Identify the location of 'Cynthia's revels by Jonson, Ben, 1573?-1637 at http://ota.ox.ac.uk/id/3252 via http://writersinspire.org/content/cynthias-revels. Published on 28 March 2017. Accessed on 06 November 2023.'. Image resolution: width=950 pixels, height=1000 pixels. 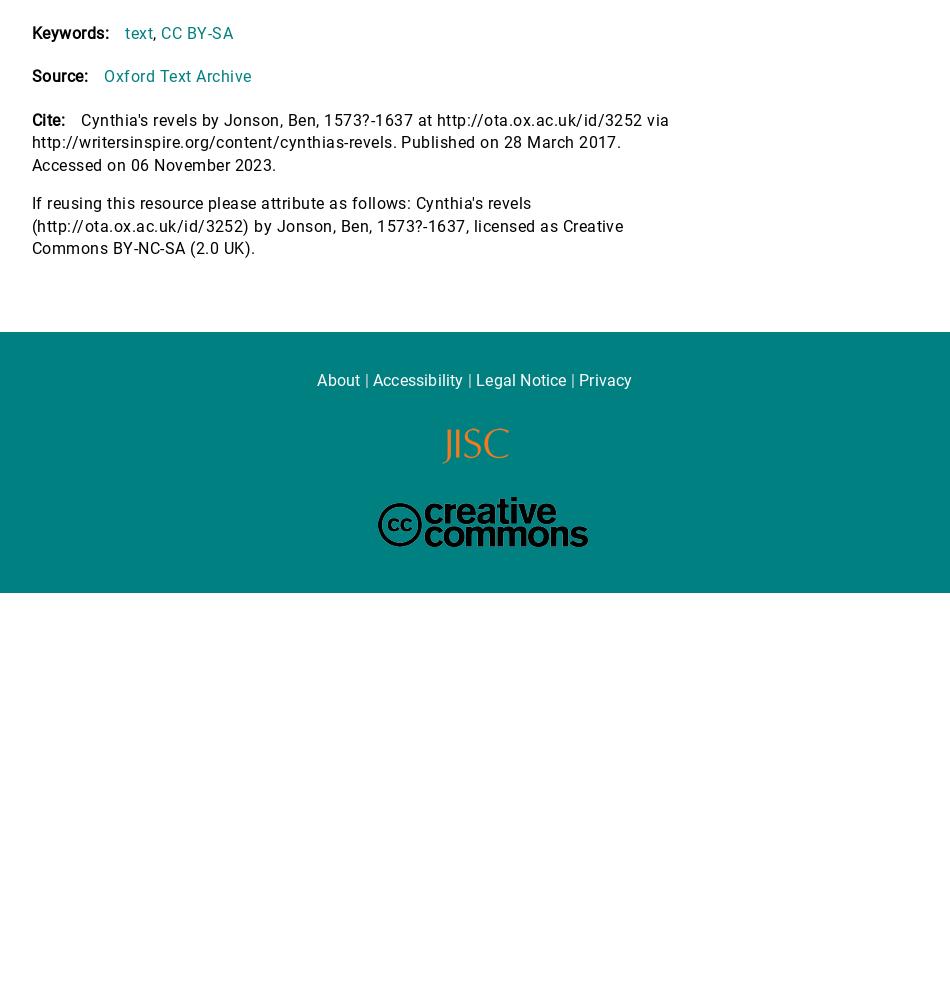
(349, 142).